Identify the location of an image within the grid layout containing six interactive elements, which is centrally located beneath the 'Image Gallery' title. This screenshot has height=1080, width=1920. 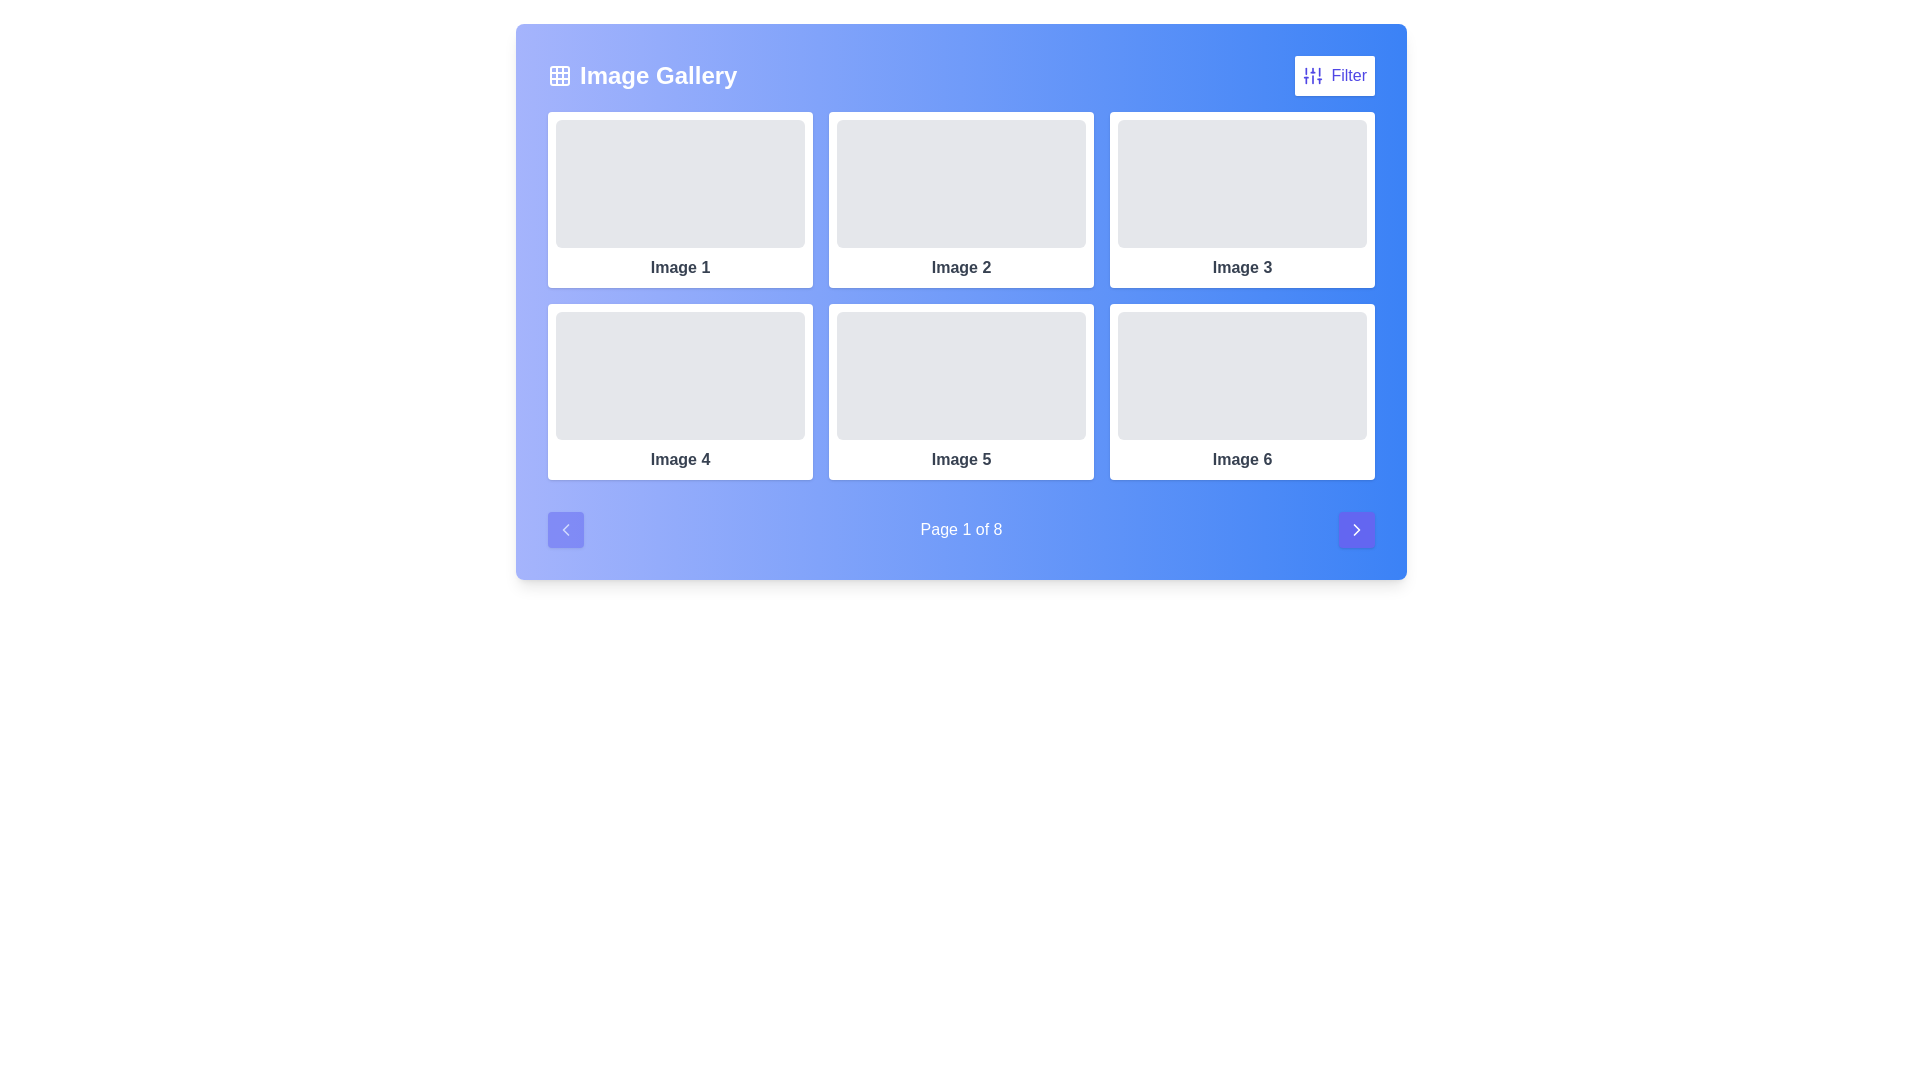
(961, 296).